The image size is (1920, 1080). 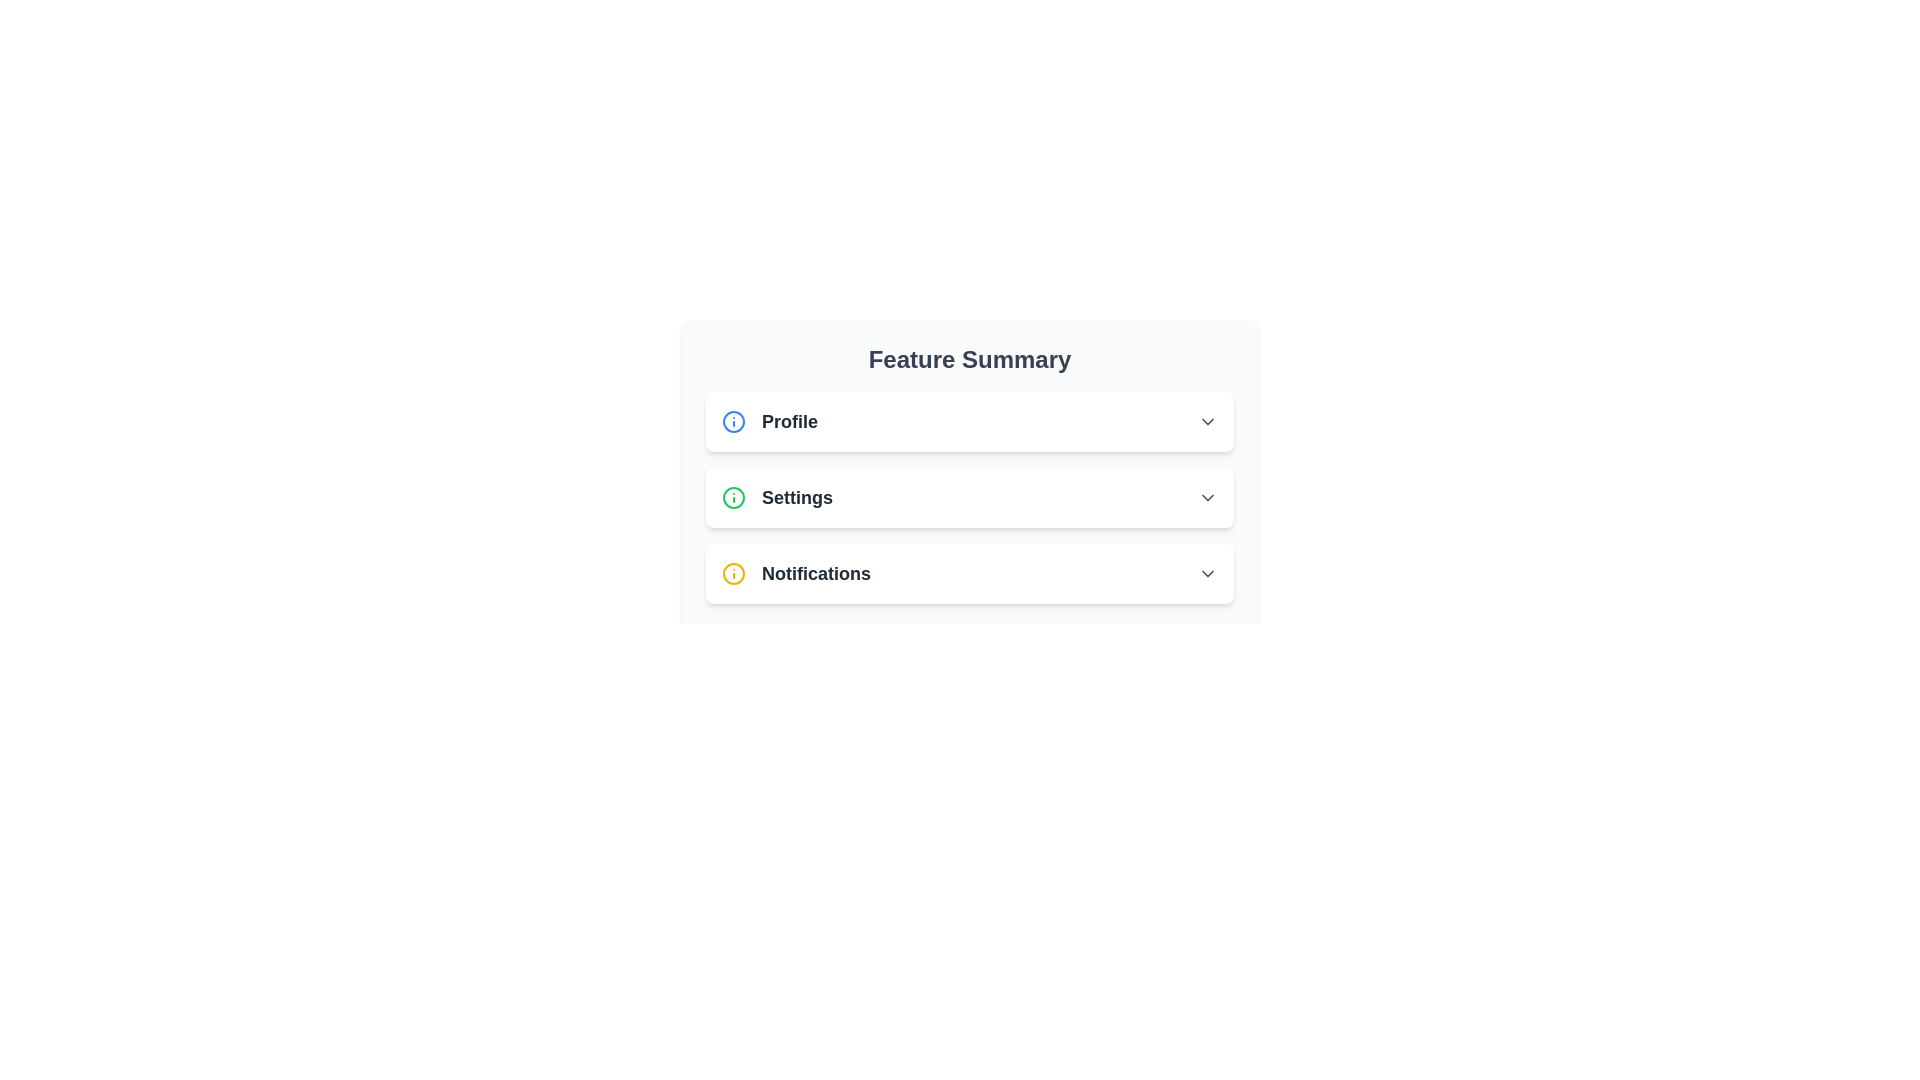 What do you see at coordinates (796, 496) in the screenshot?
I see `text label indicating the name or title of the corresponding settings section or option, which is located to the right of a circular green icon with an 'i' symbol and above the 'Notifications' option under the header 'Feature Summary'` at bounding box center [796, 496].